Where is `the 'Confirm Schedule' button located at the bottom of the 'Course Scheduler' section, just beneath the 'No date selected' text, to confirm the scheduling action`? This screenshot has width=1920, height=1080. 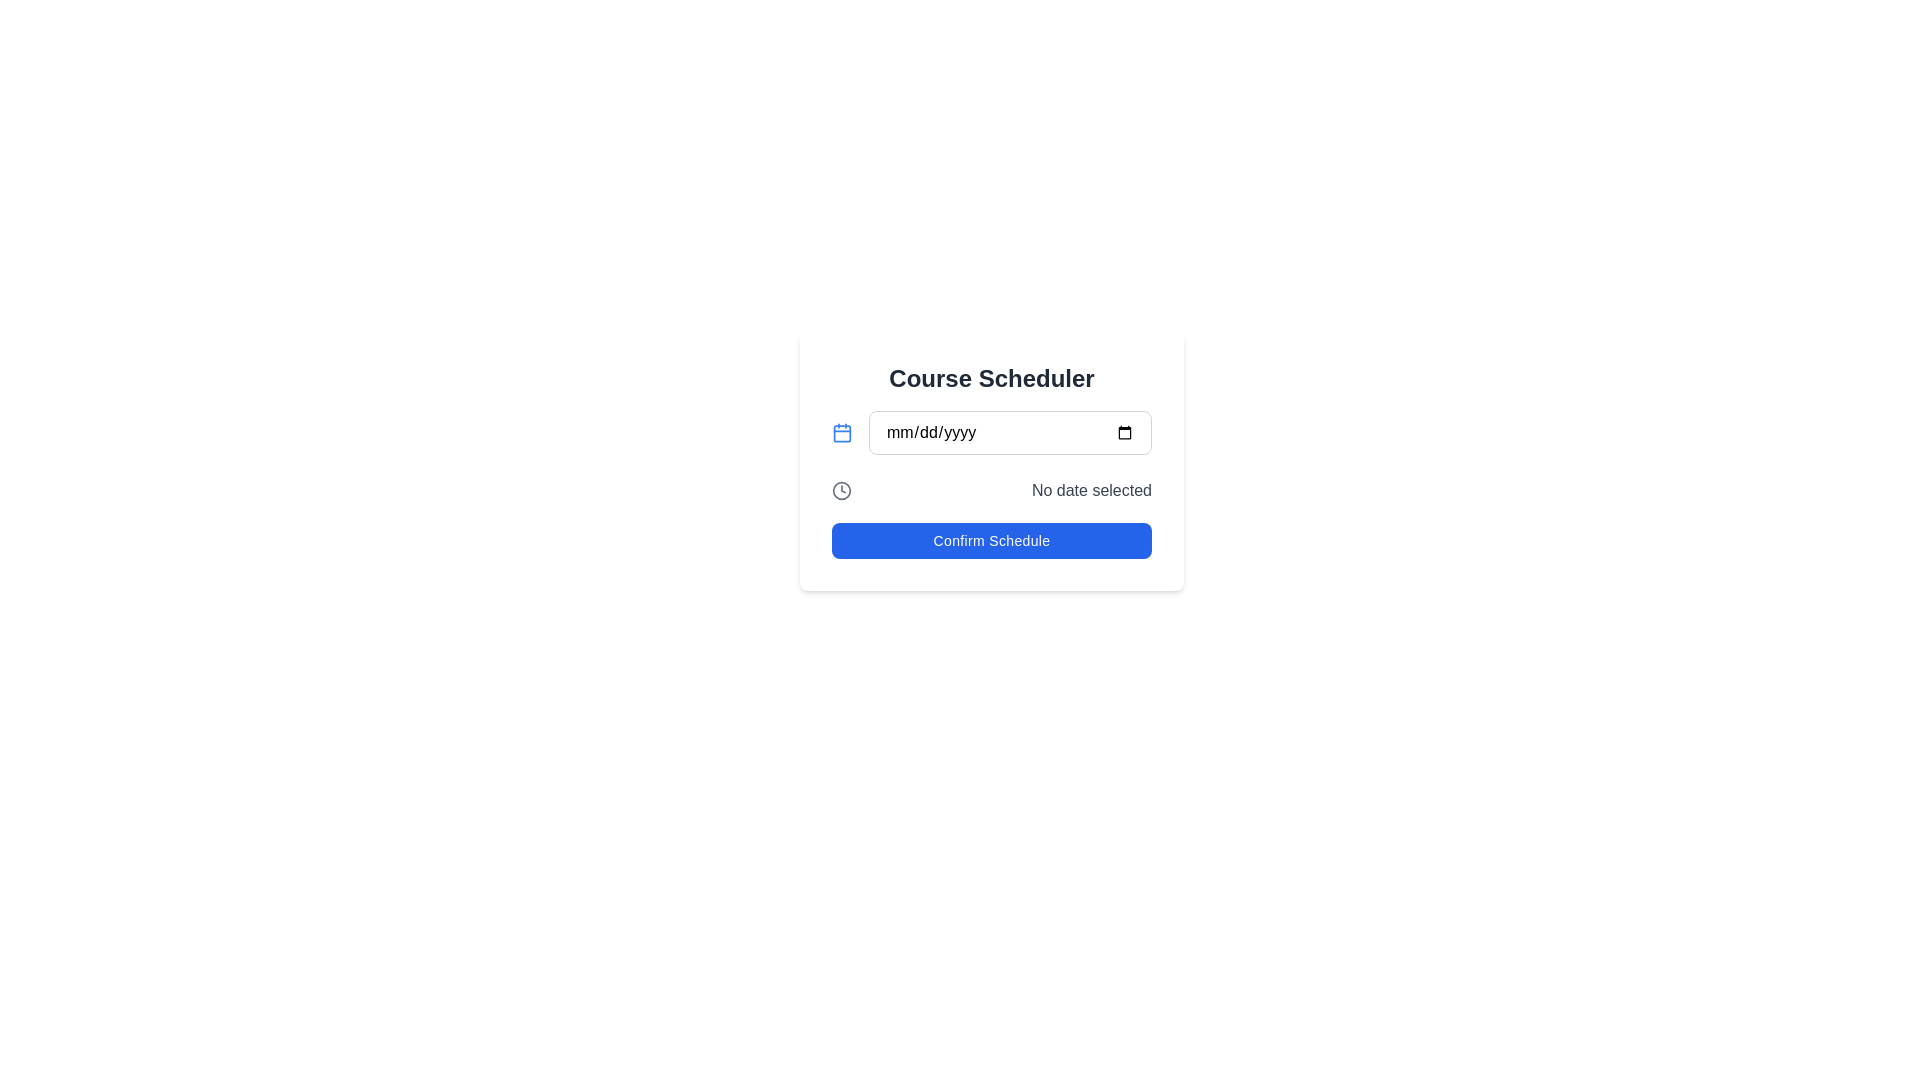
the 'Confirm Schedule' button located at the bottom of the 'Course Scheduler' section, just beneath the 'No date selected' text, to confirm the scheduling action is located at coordinates (992, 540).